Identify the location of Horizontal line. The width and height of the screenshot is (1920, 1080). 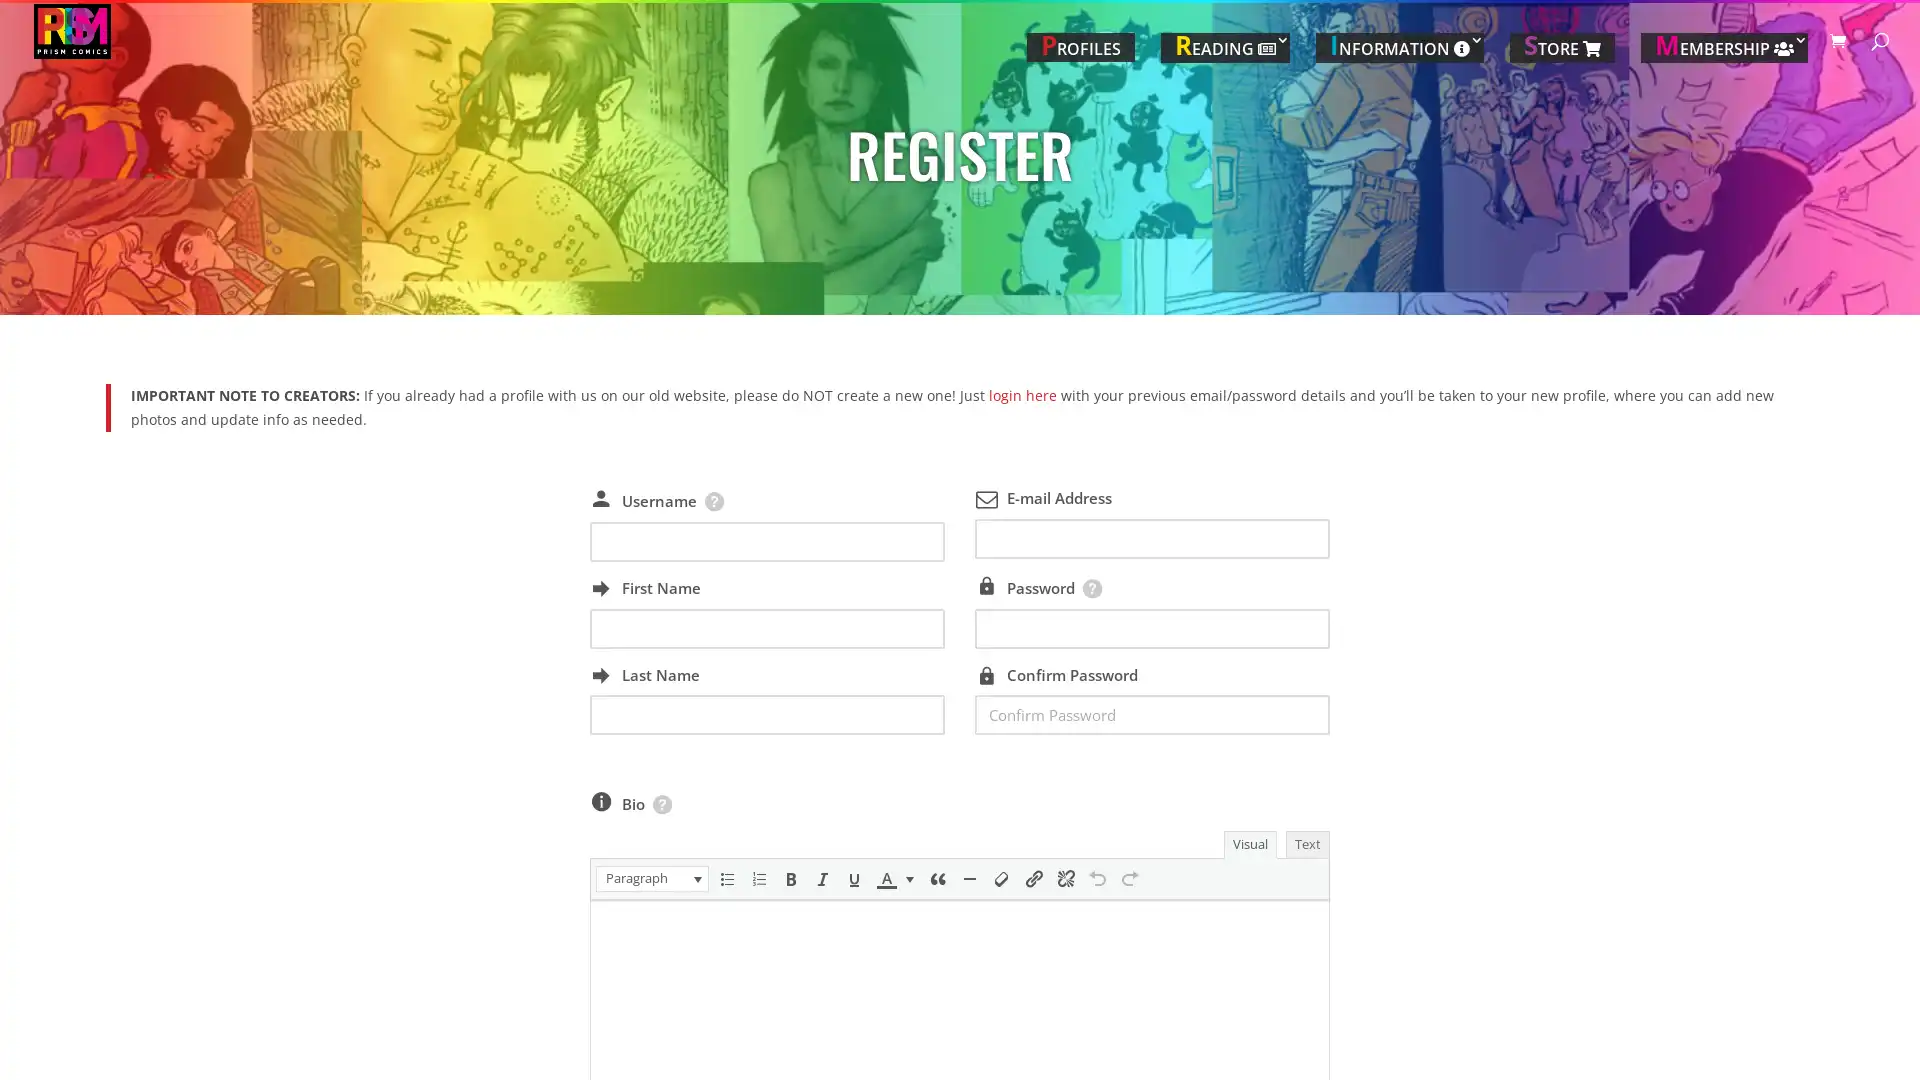
(969, 878).